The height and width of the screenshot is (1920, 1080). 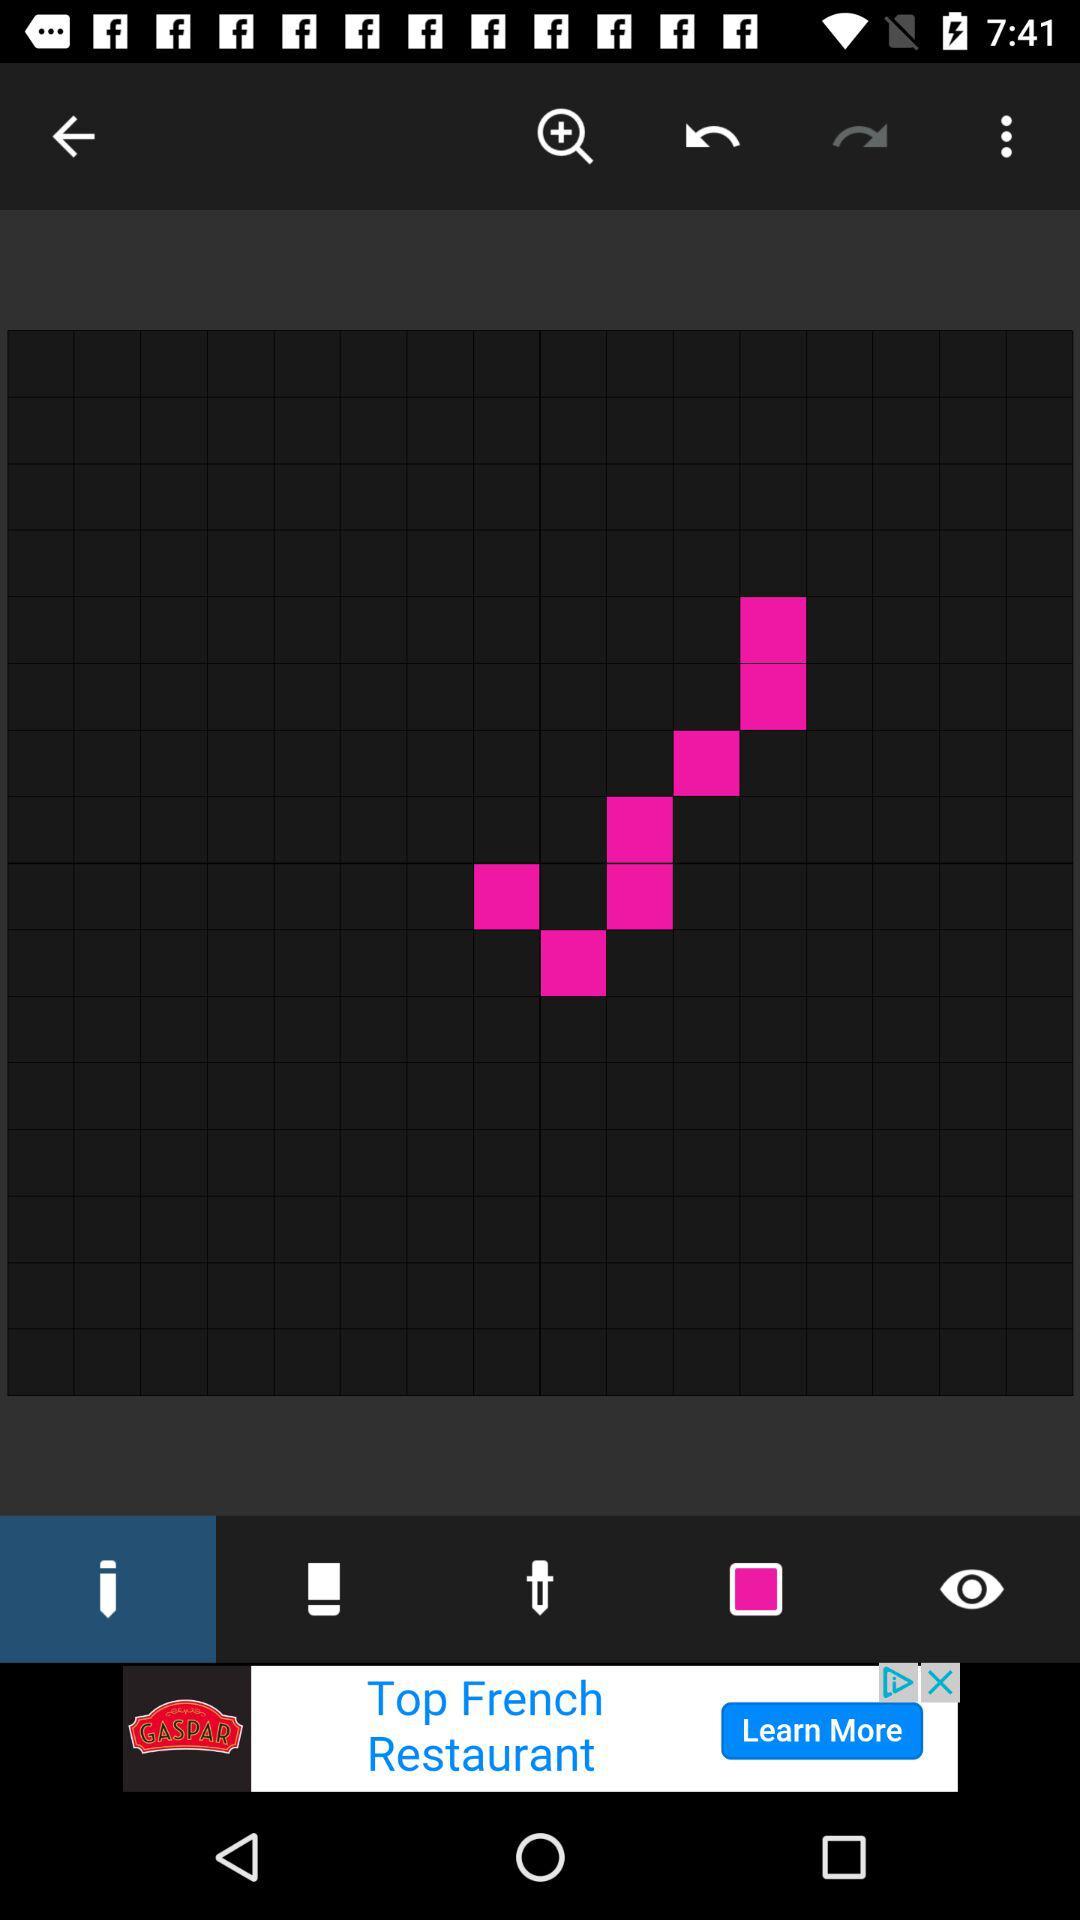 What do you see at coordinates (1006, 135) in the screenshot?
I see `more option` at bounding box center [1006, 135].